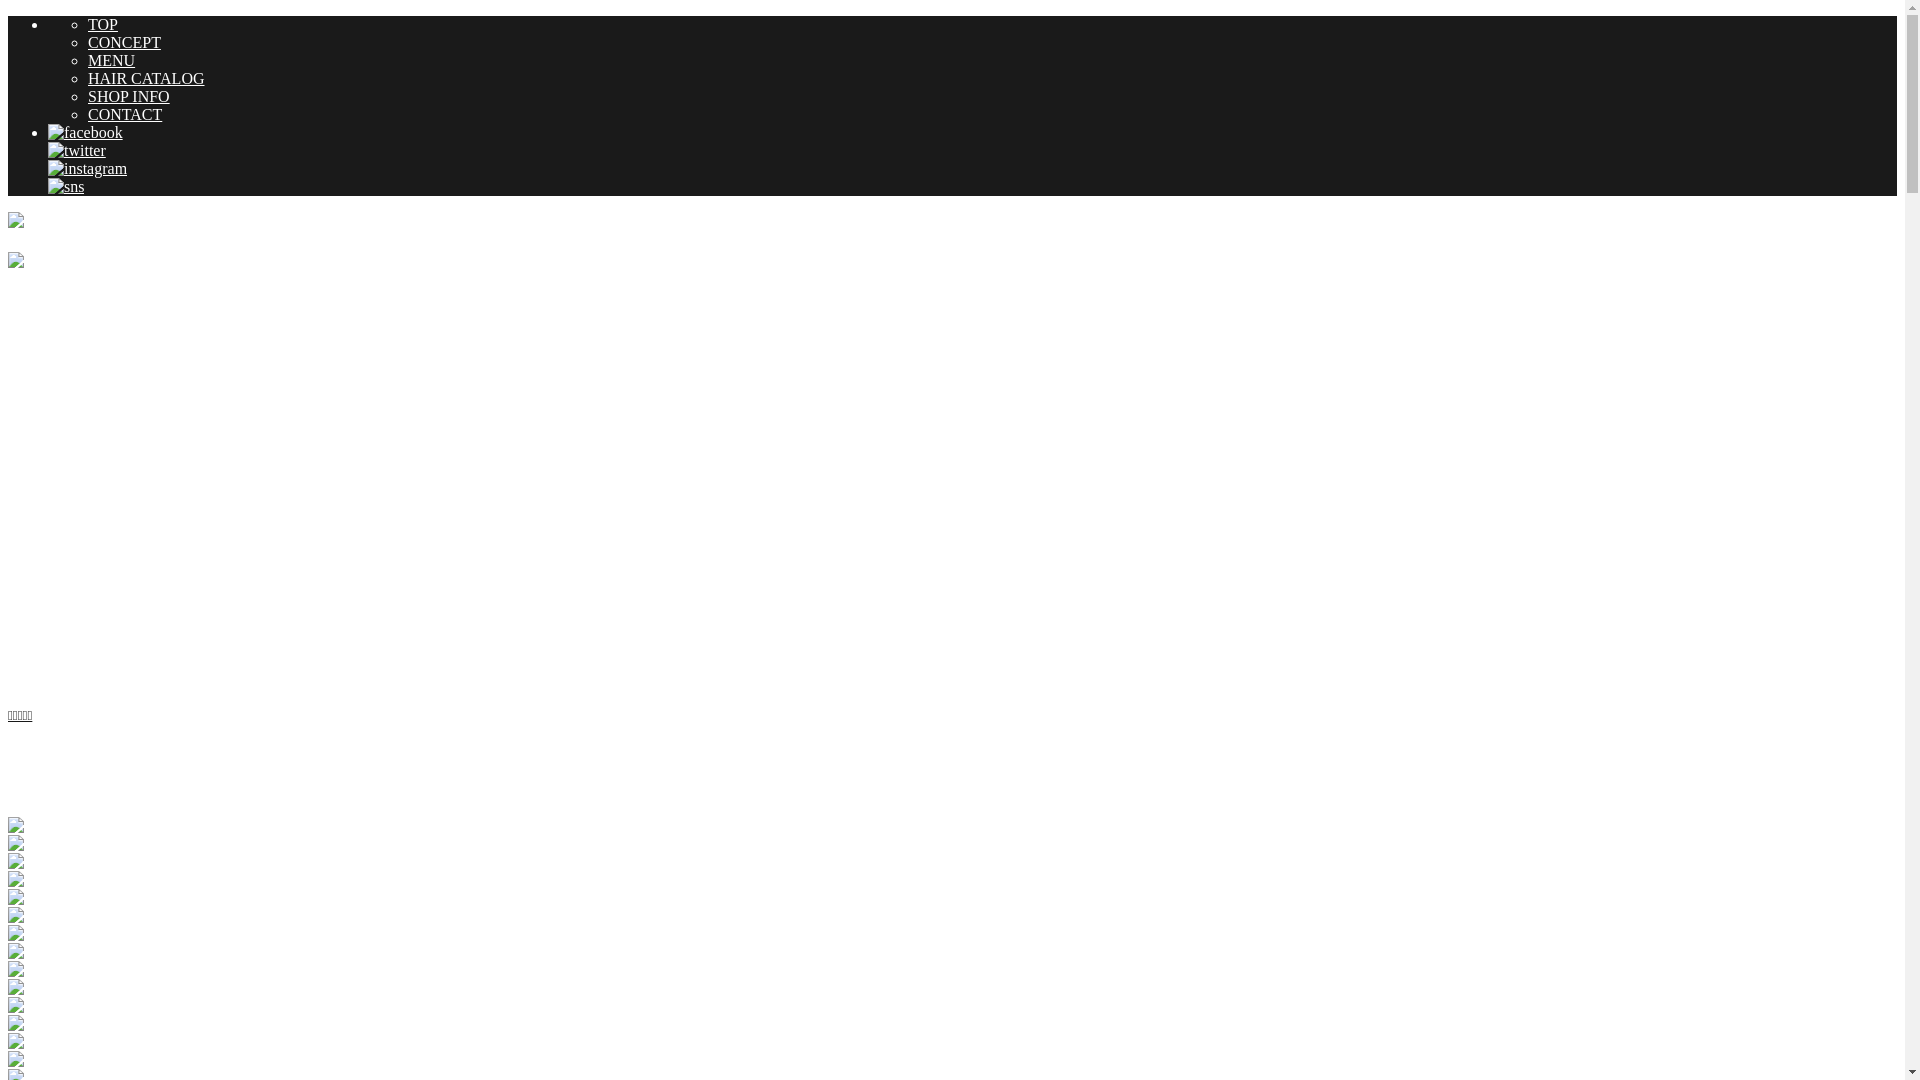 Image resolution: width=1920 pixels, height=1080 pixels. What do you see at coordinates (145, 77) in the screenshot?
I see `'HAIR CATALOG'` at bounding box center [145, 77].